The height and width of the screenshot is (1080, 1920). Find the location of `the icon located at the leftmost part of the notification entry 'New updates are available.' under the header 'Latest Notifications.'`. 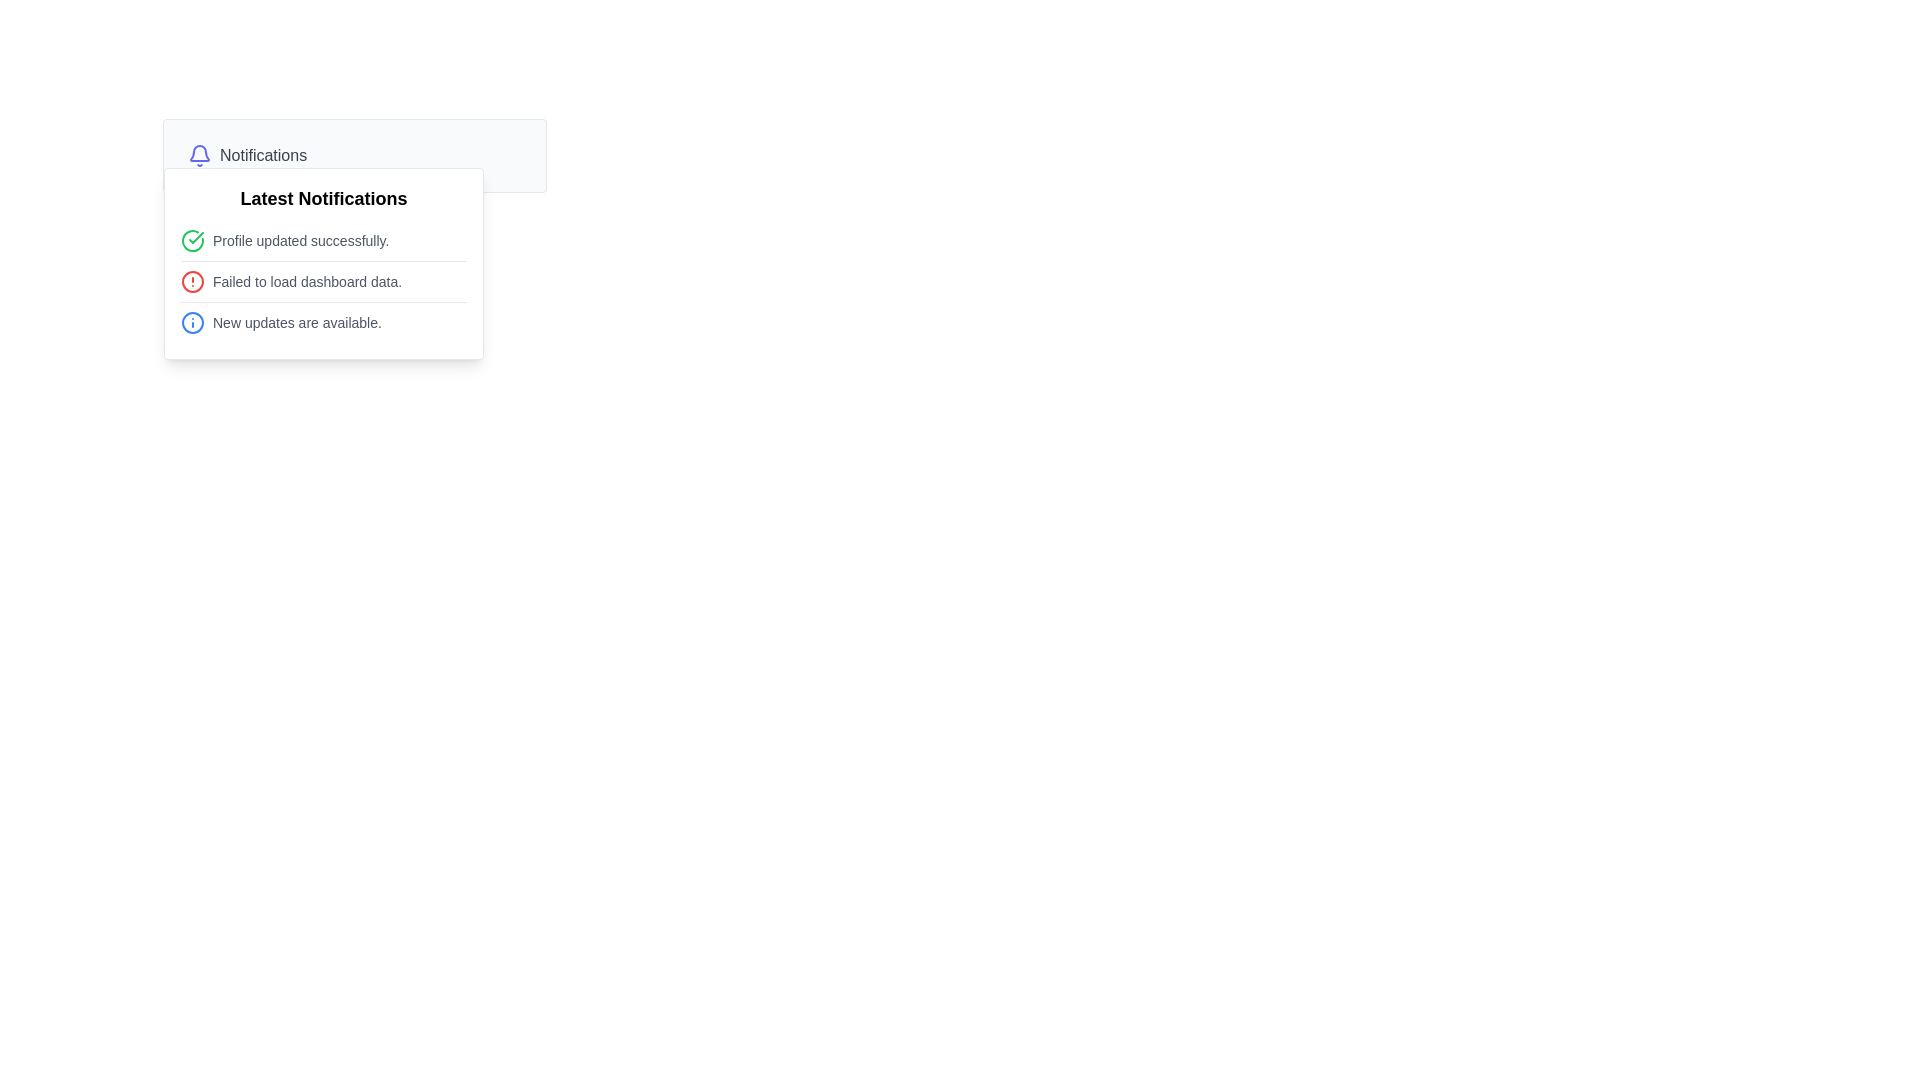

the icon located at the leftmost part of the notification entry 'New updates are available.' under the header 'Latest Notifications.' is located at coordinates (192, 322).